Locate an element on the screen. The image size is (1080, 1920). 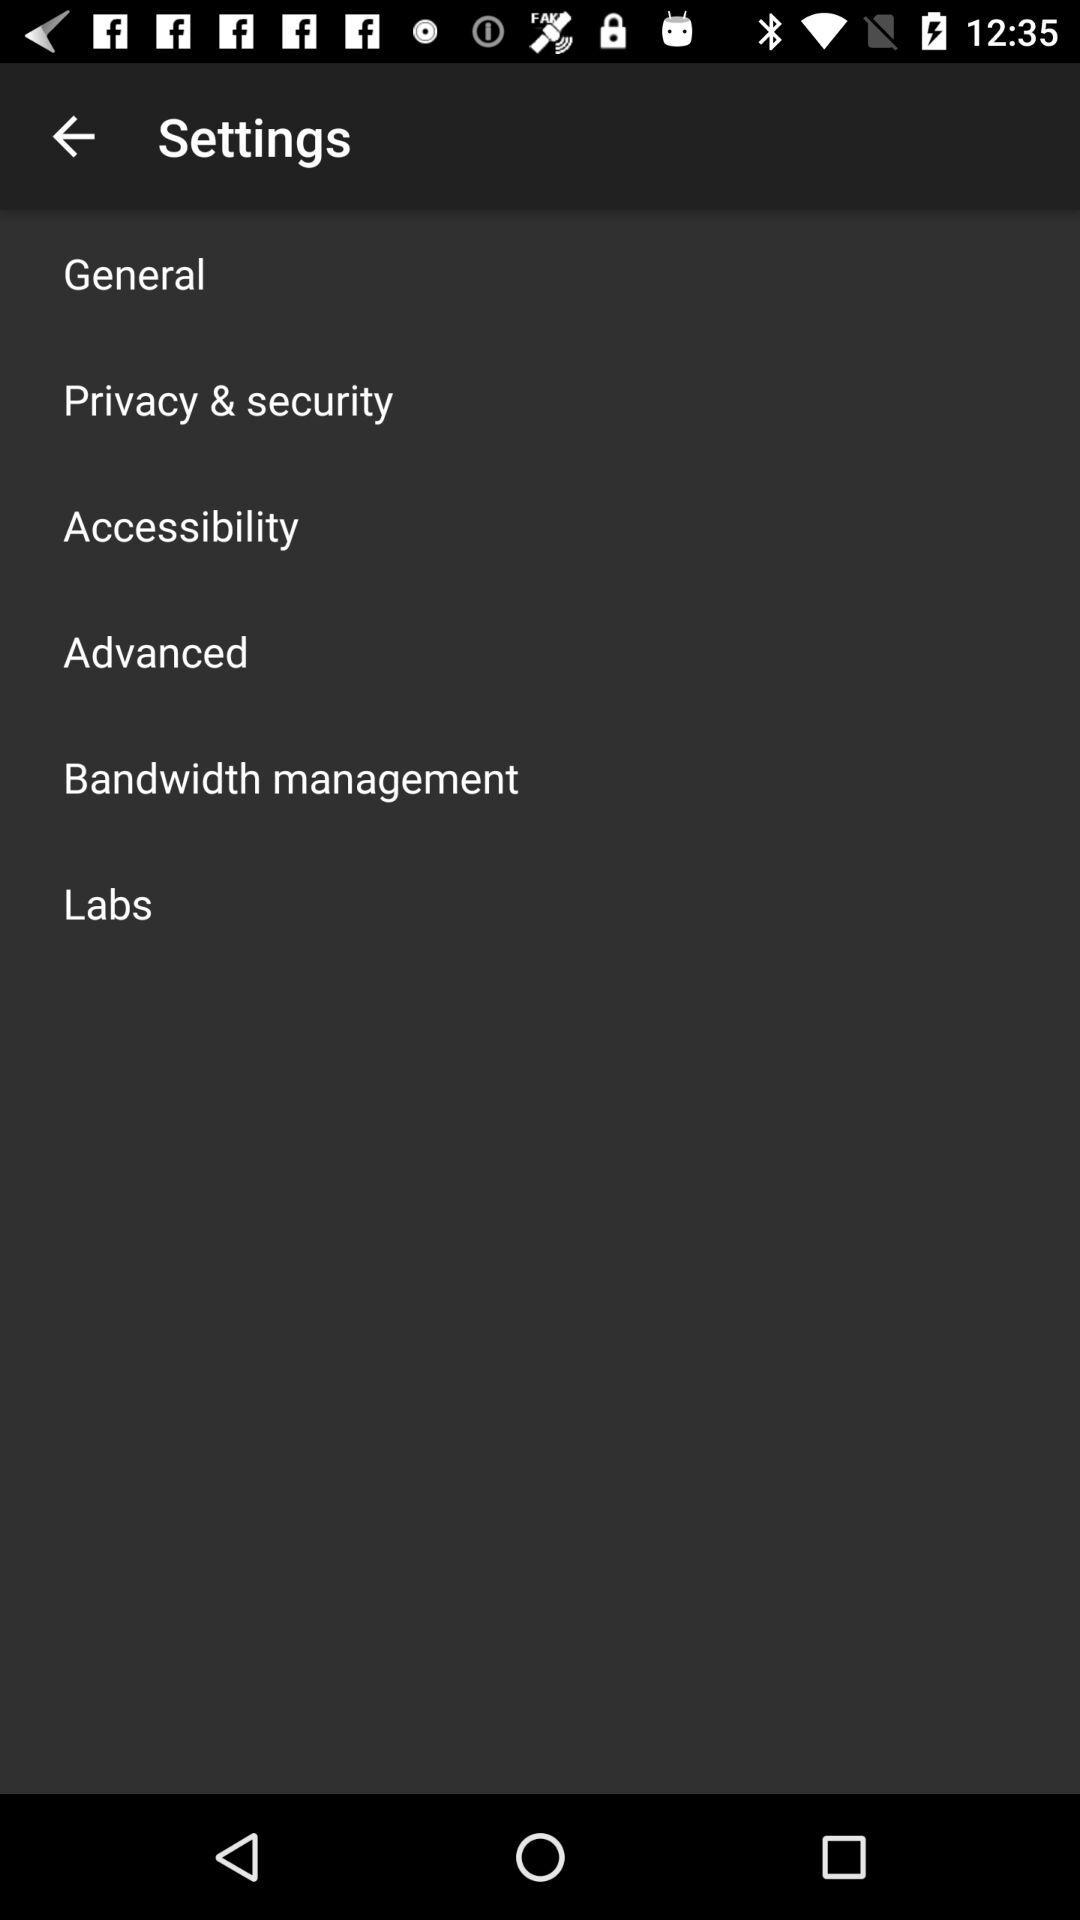
the item above the advanced item is located at coordinates (181, 524).